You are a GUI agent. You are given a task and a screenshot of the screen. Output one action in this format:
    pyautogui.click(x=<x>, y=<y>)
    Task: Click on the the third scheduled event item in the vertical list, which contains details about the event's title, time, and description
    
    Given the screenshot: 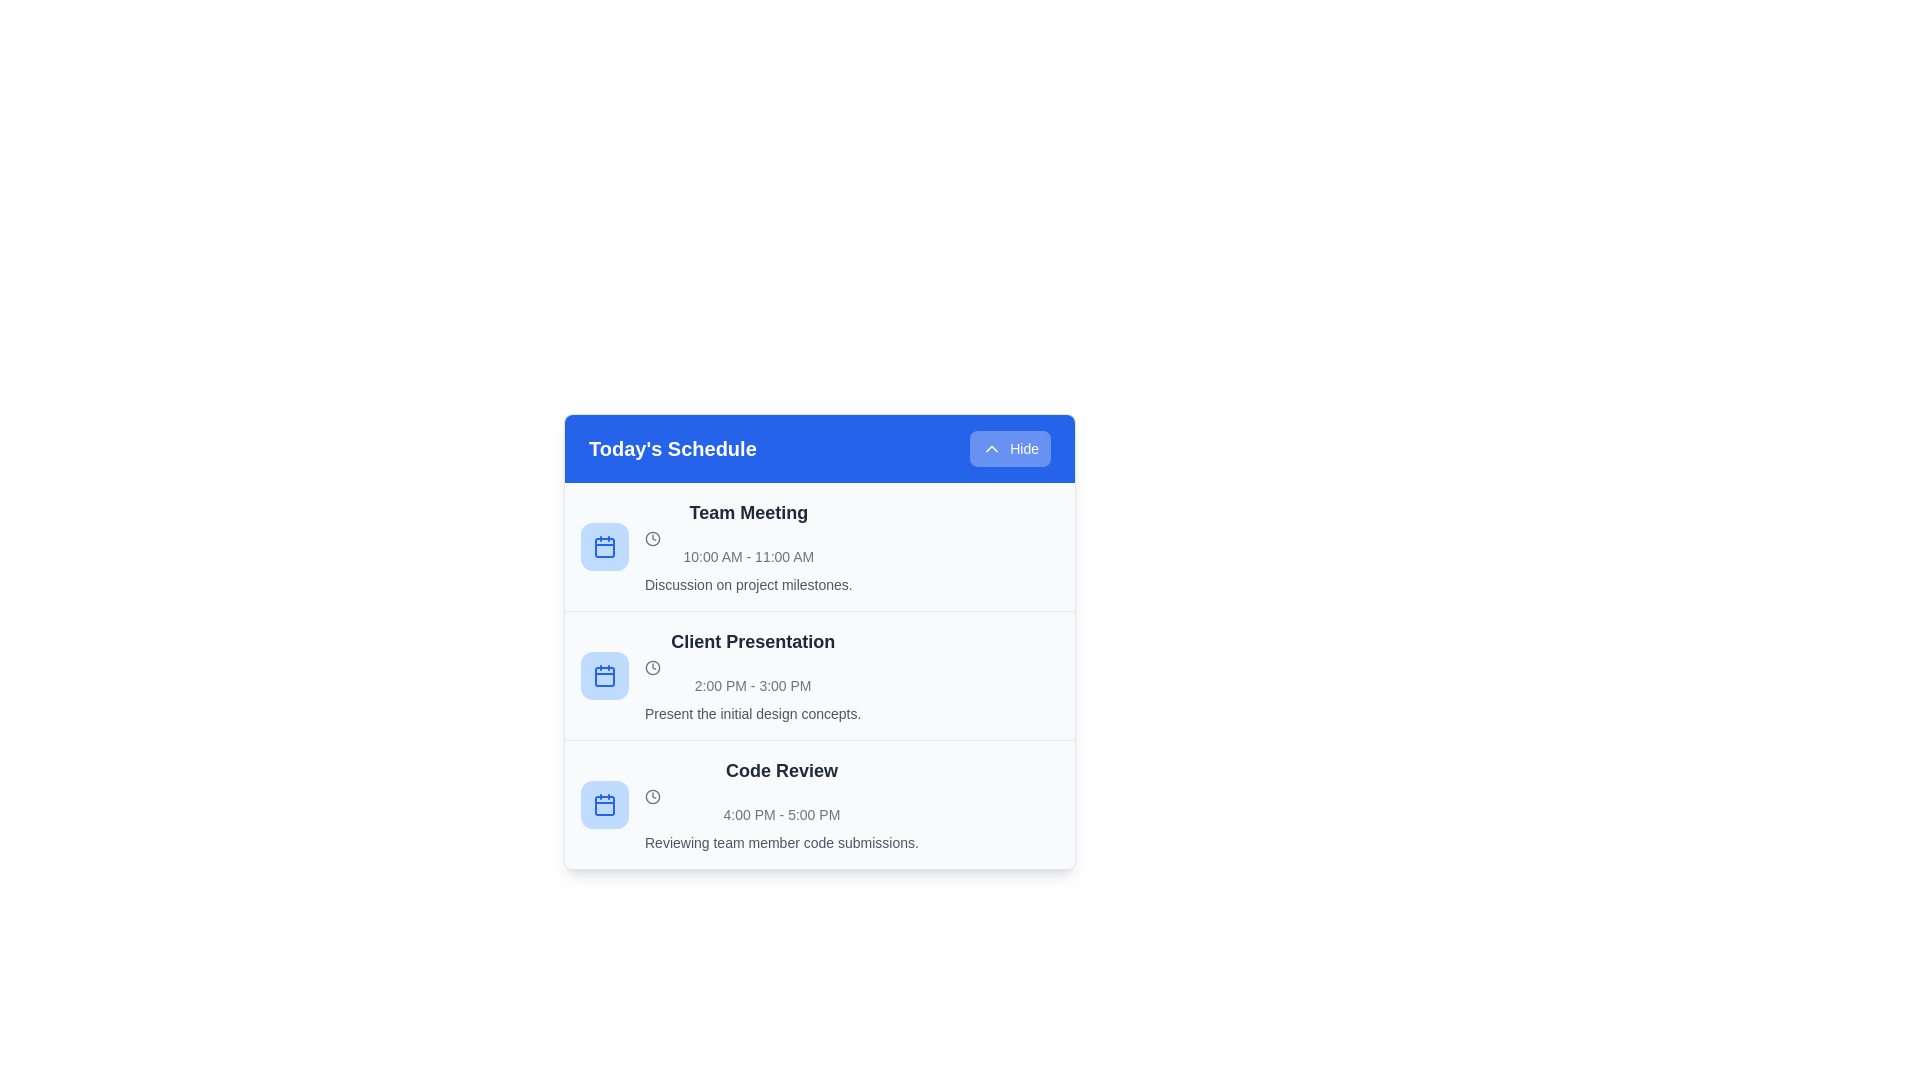 What is the action you would take?
    pyautogui.click(x=820, y=804)
    